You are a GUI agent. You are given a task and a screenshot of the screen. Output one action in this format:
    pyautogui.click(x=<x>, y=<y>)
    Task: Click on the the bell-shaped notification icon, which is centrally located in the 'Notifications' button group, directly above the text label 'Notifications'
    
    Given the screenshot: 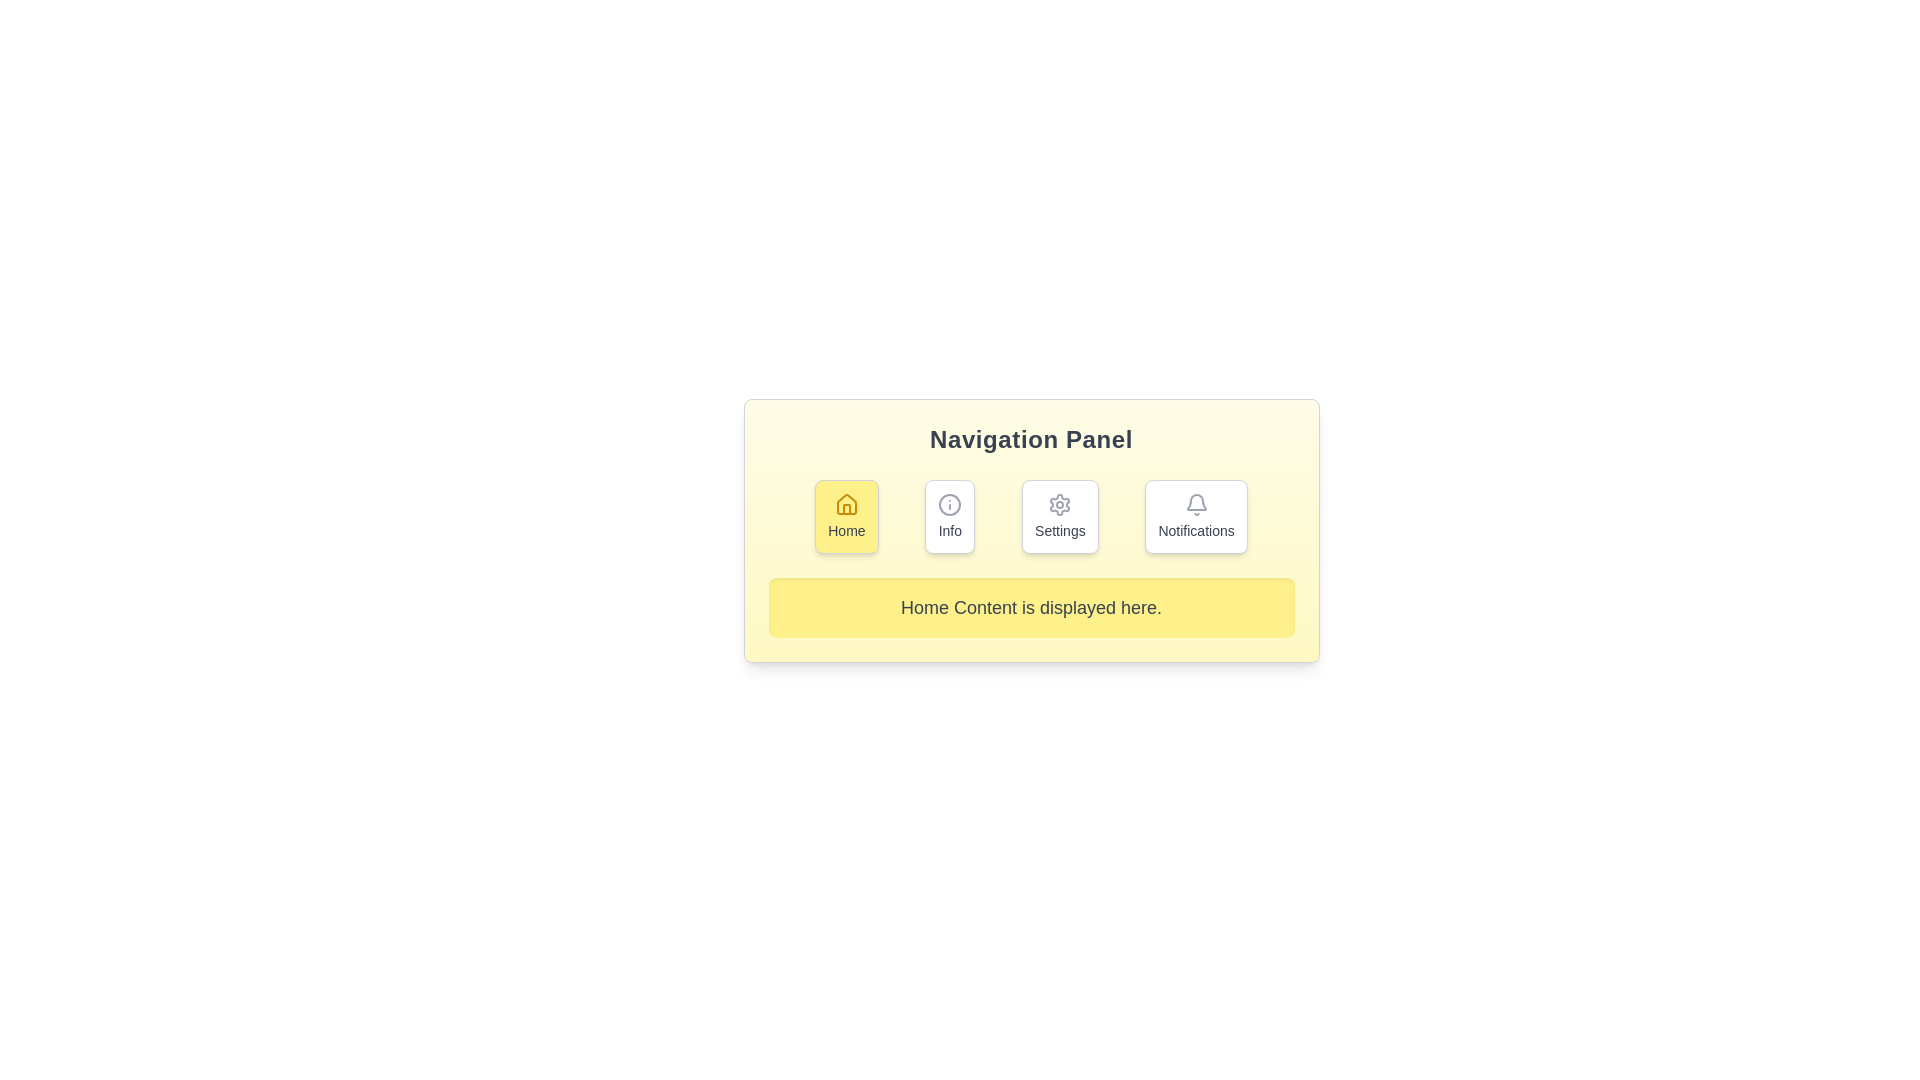 What is the action you would take?
    pyautogui.click(x=1196, y=504)
    